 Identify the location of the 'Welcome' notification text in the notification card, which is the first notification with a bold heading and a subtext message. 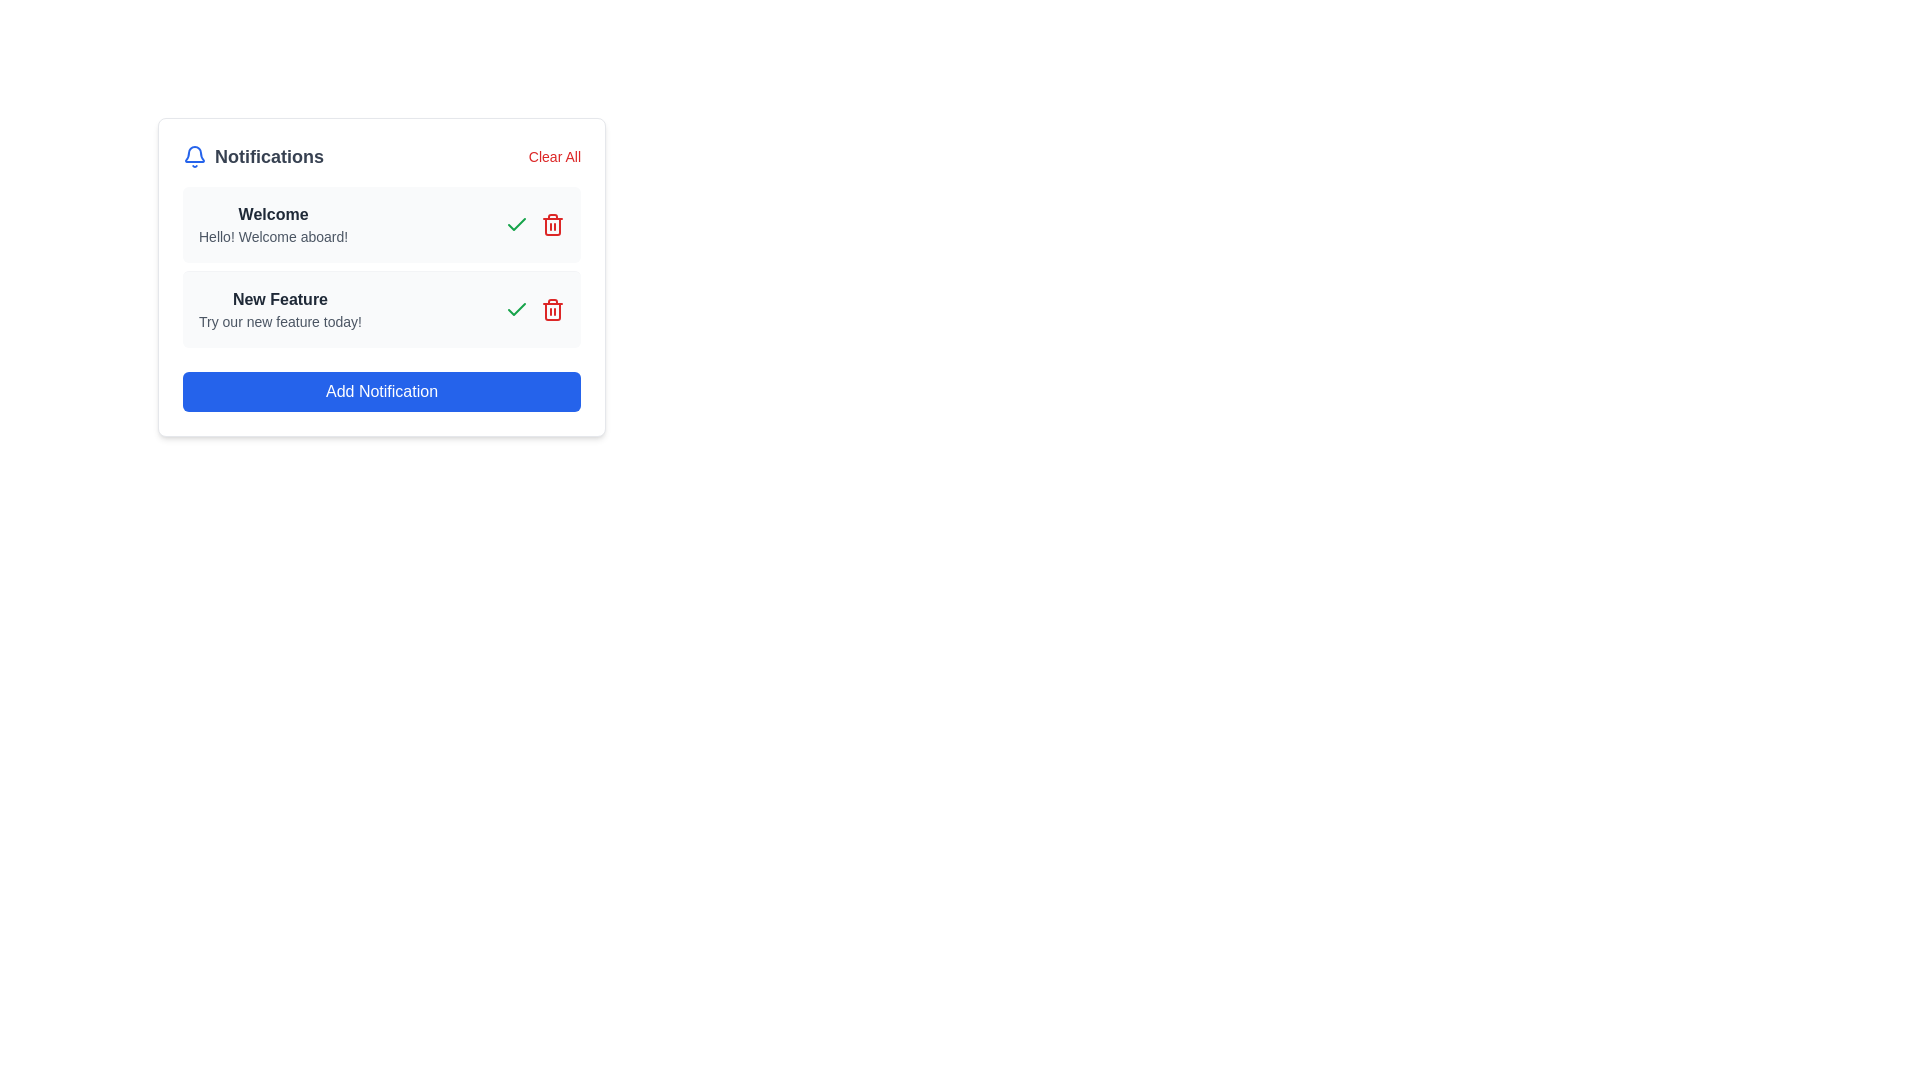
(272, 224).